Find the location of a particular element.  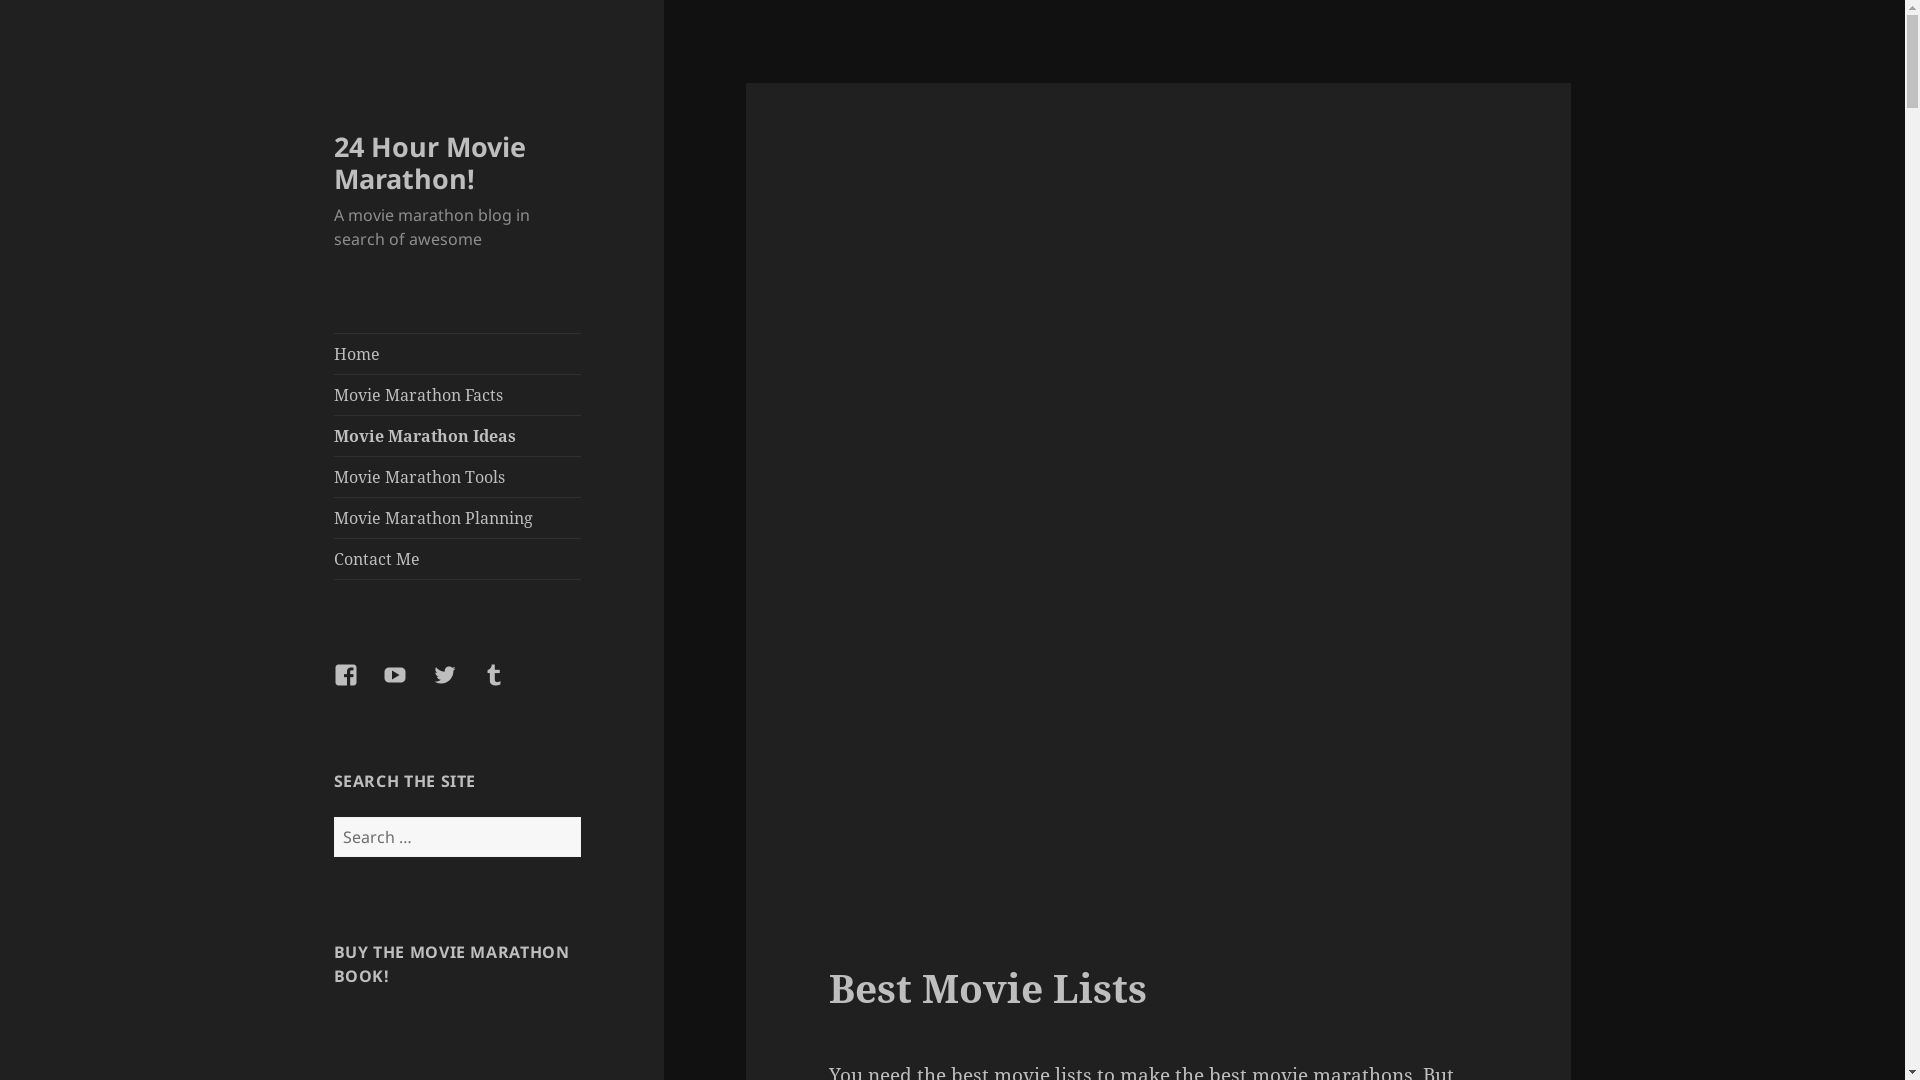

'Movie Marathon Tools' is located at coordinates (334, 477).